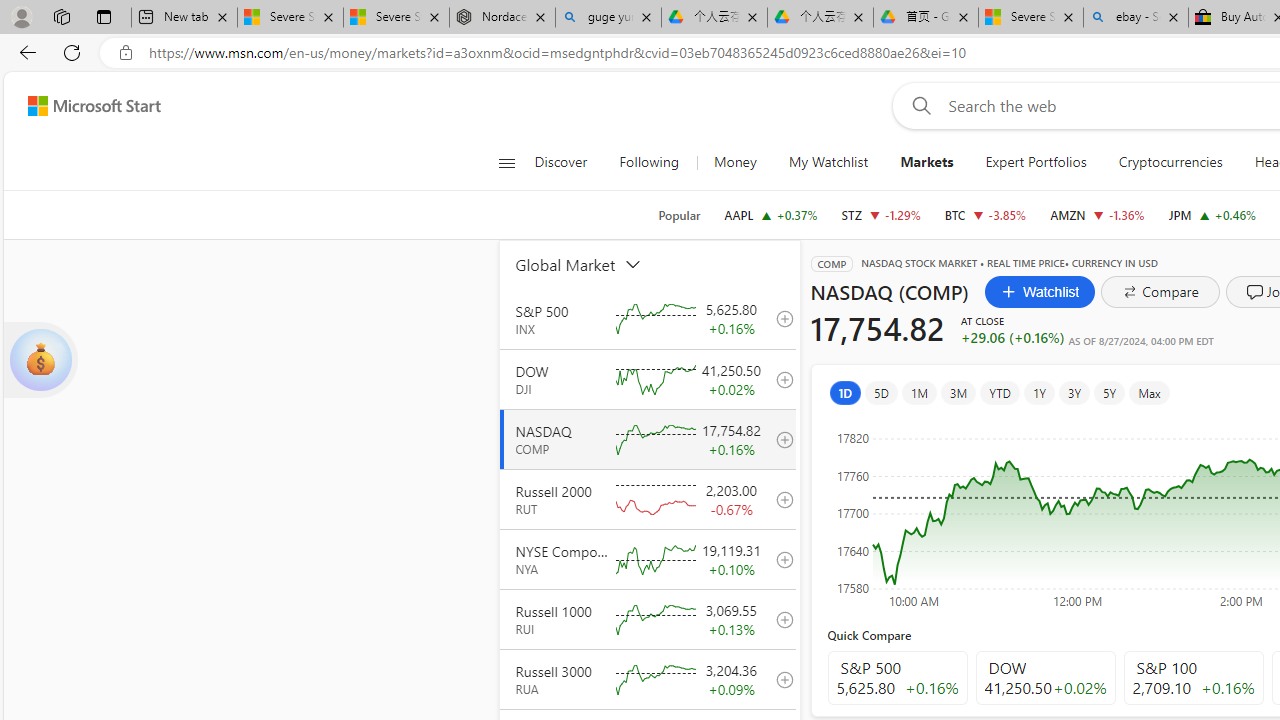  Describe the element at coordinates (845, 392) in the screenshot. I see `'1D'` at that location.